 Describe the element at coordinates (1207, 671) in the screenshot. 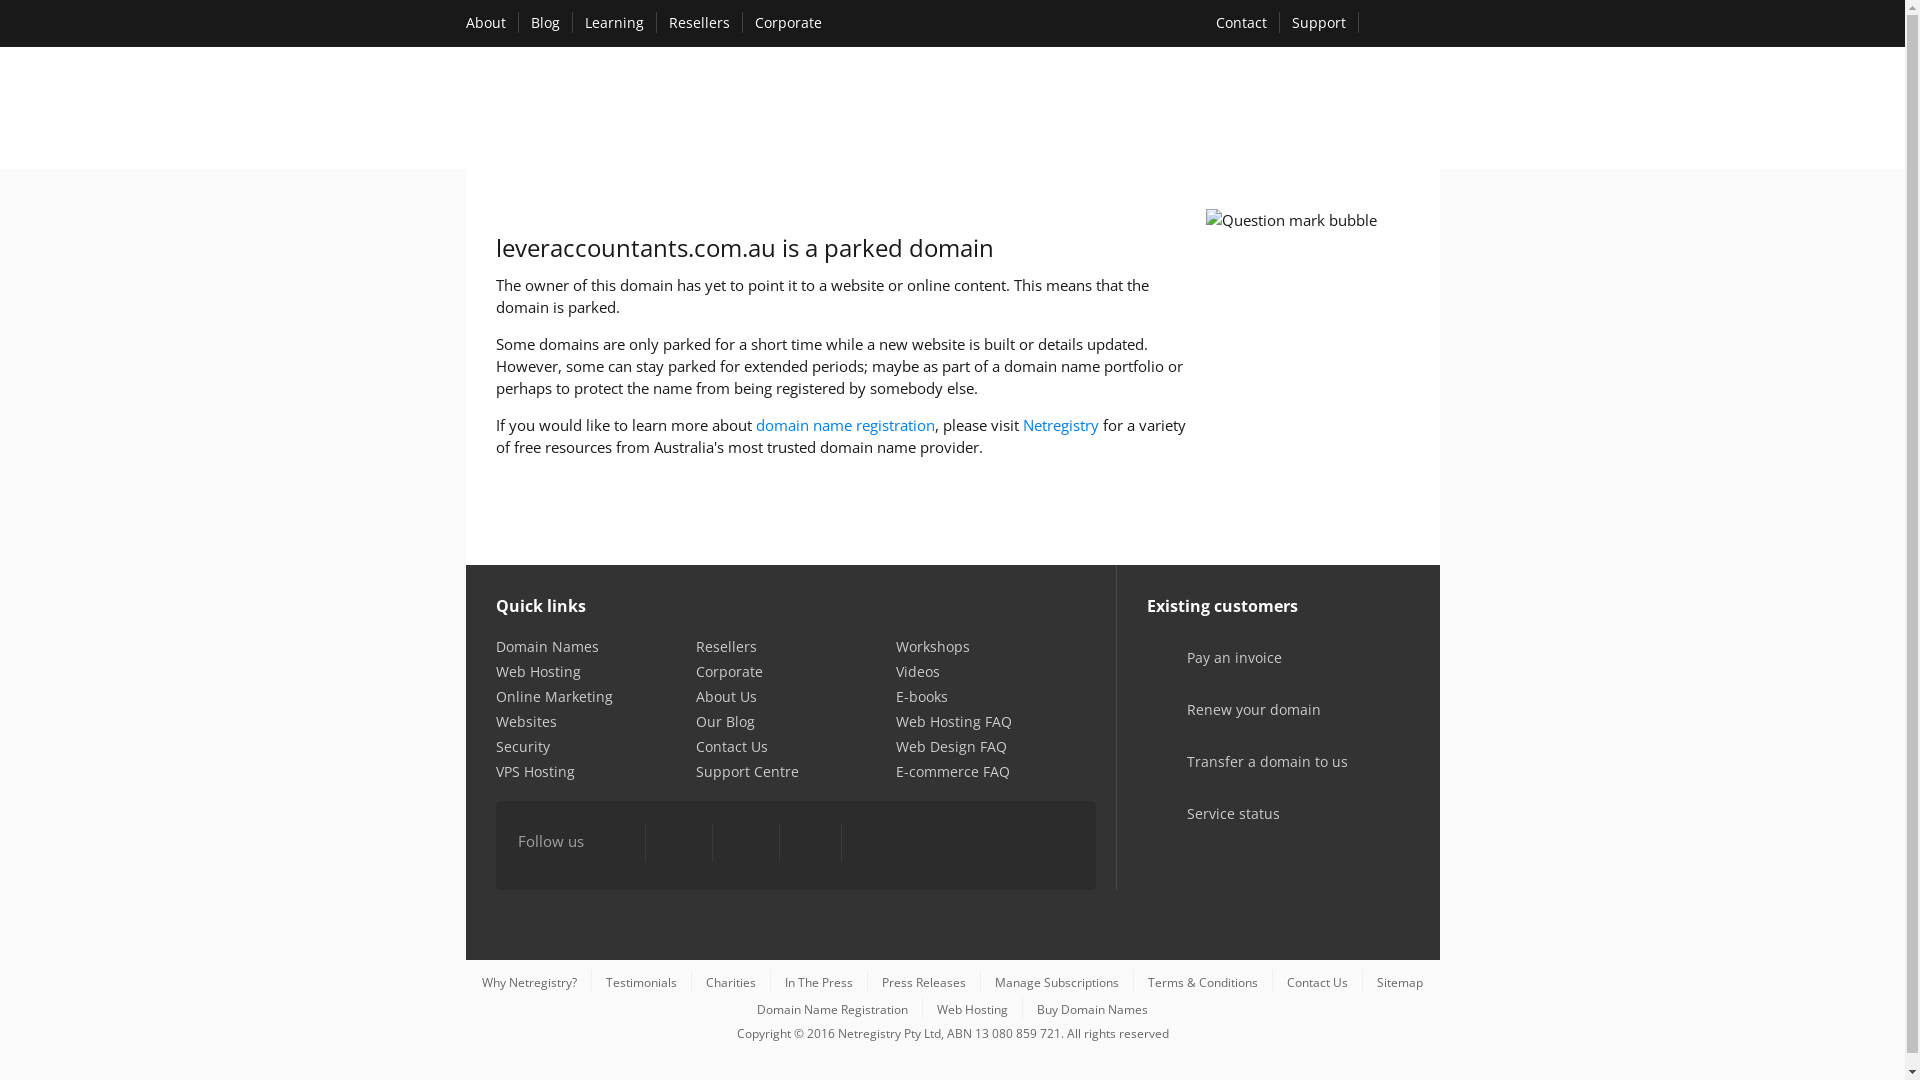

I see `'Pay an invoice'` at that location.